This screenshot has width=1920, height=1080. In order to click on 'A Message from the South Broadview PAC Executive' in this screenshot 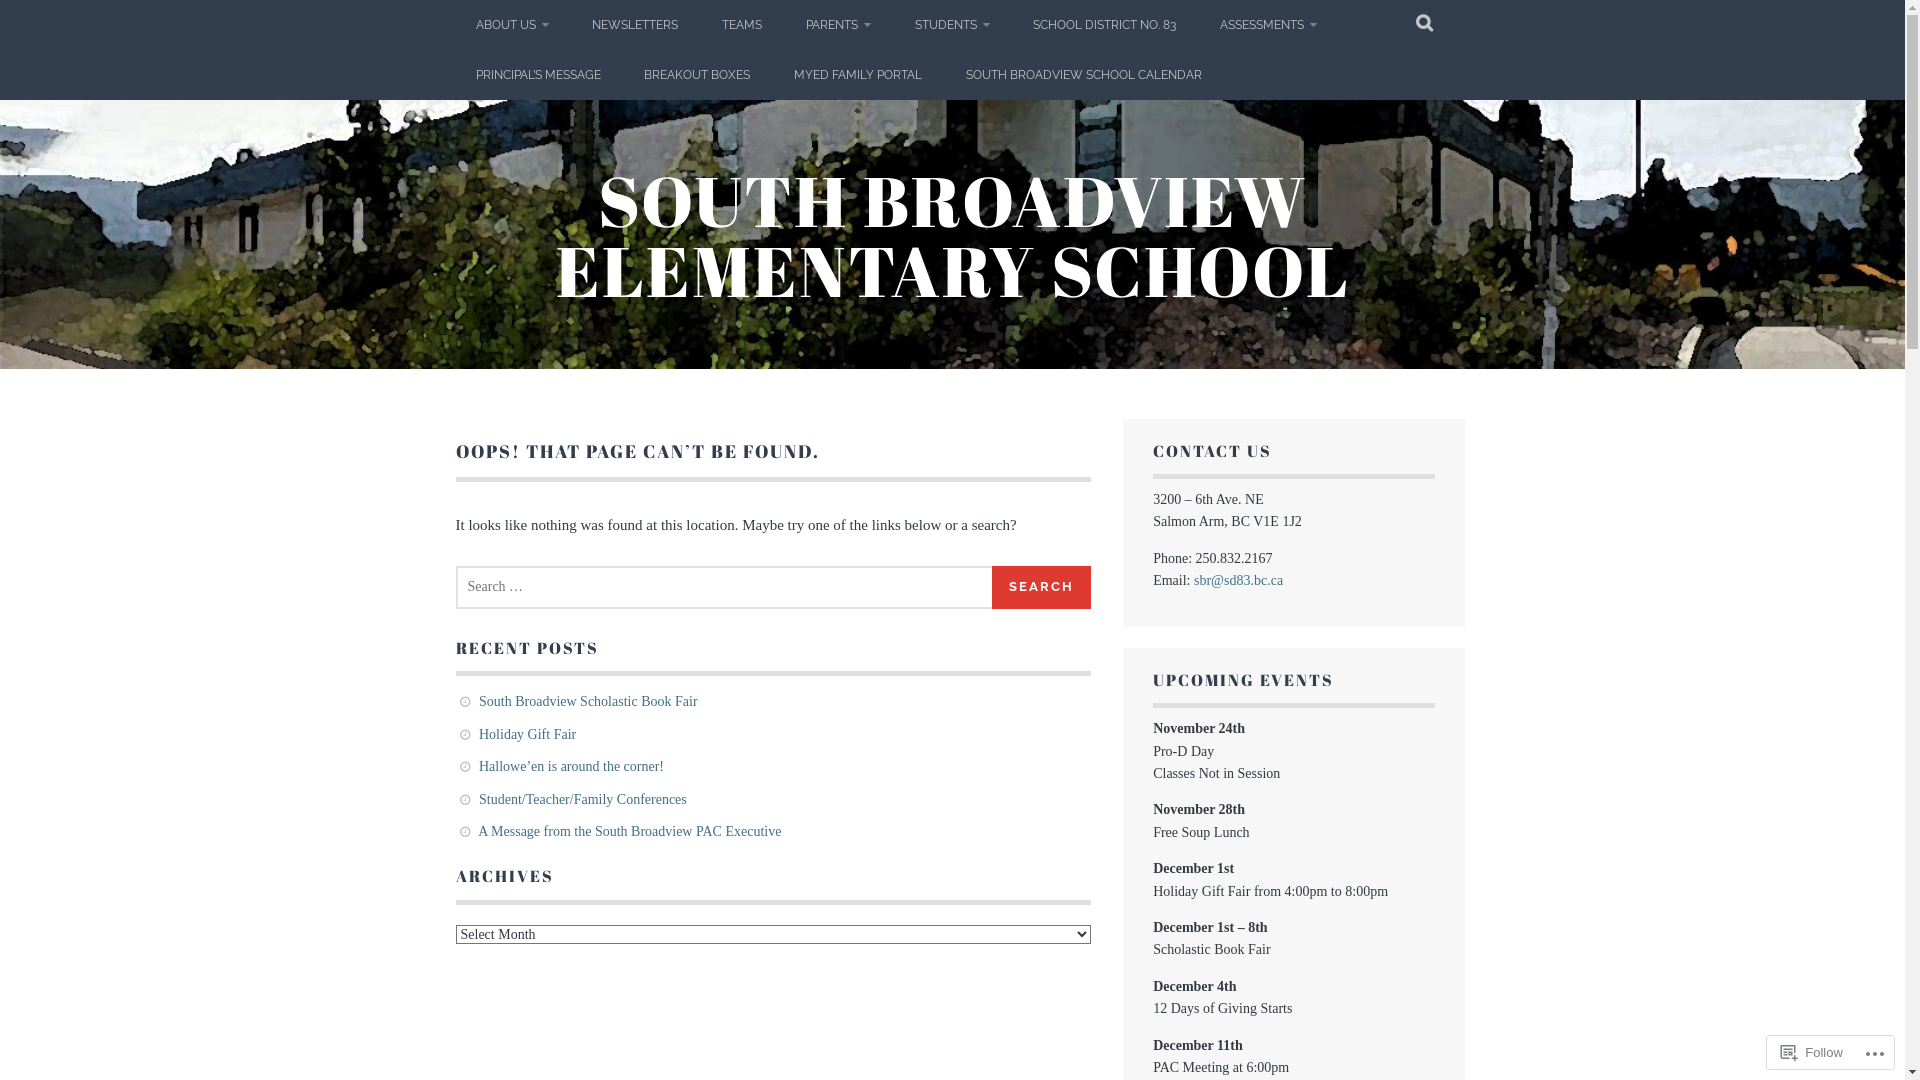, I will do `click(628, 831)`.